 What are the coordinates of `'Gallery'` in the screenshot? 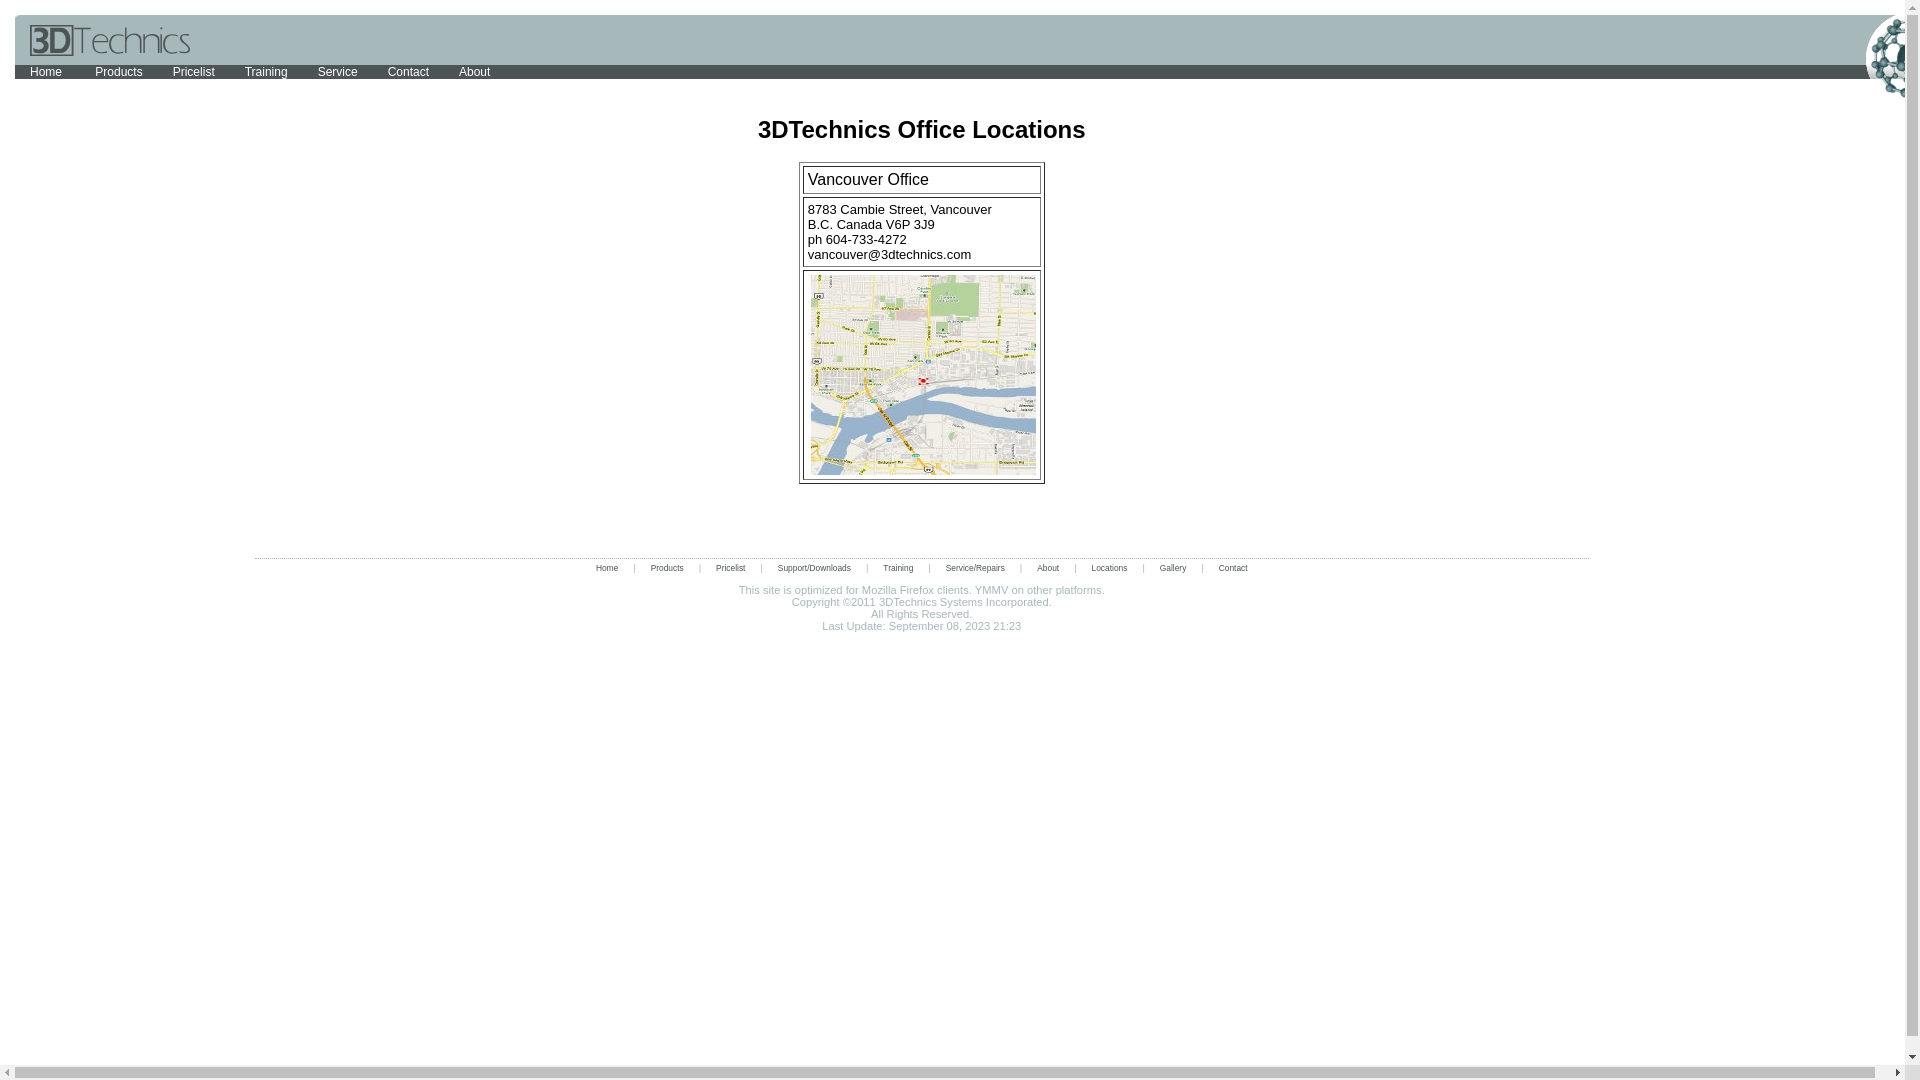 It's located at (1173, 567).